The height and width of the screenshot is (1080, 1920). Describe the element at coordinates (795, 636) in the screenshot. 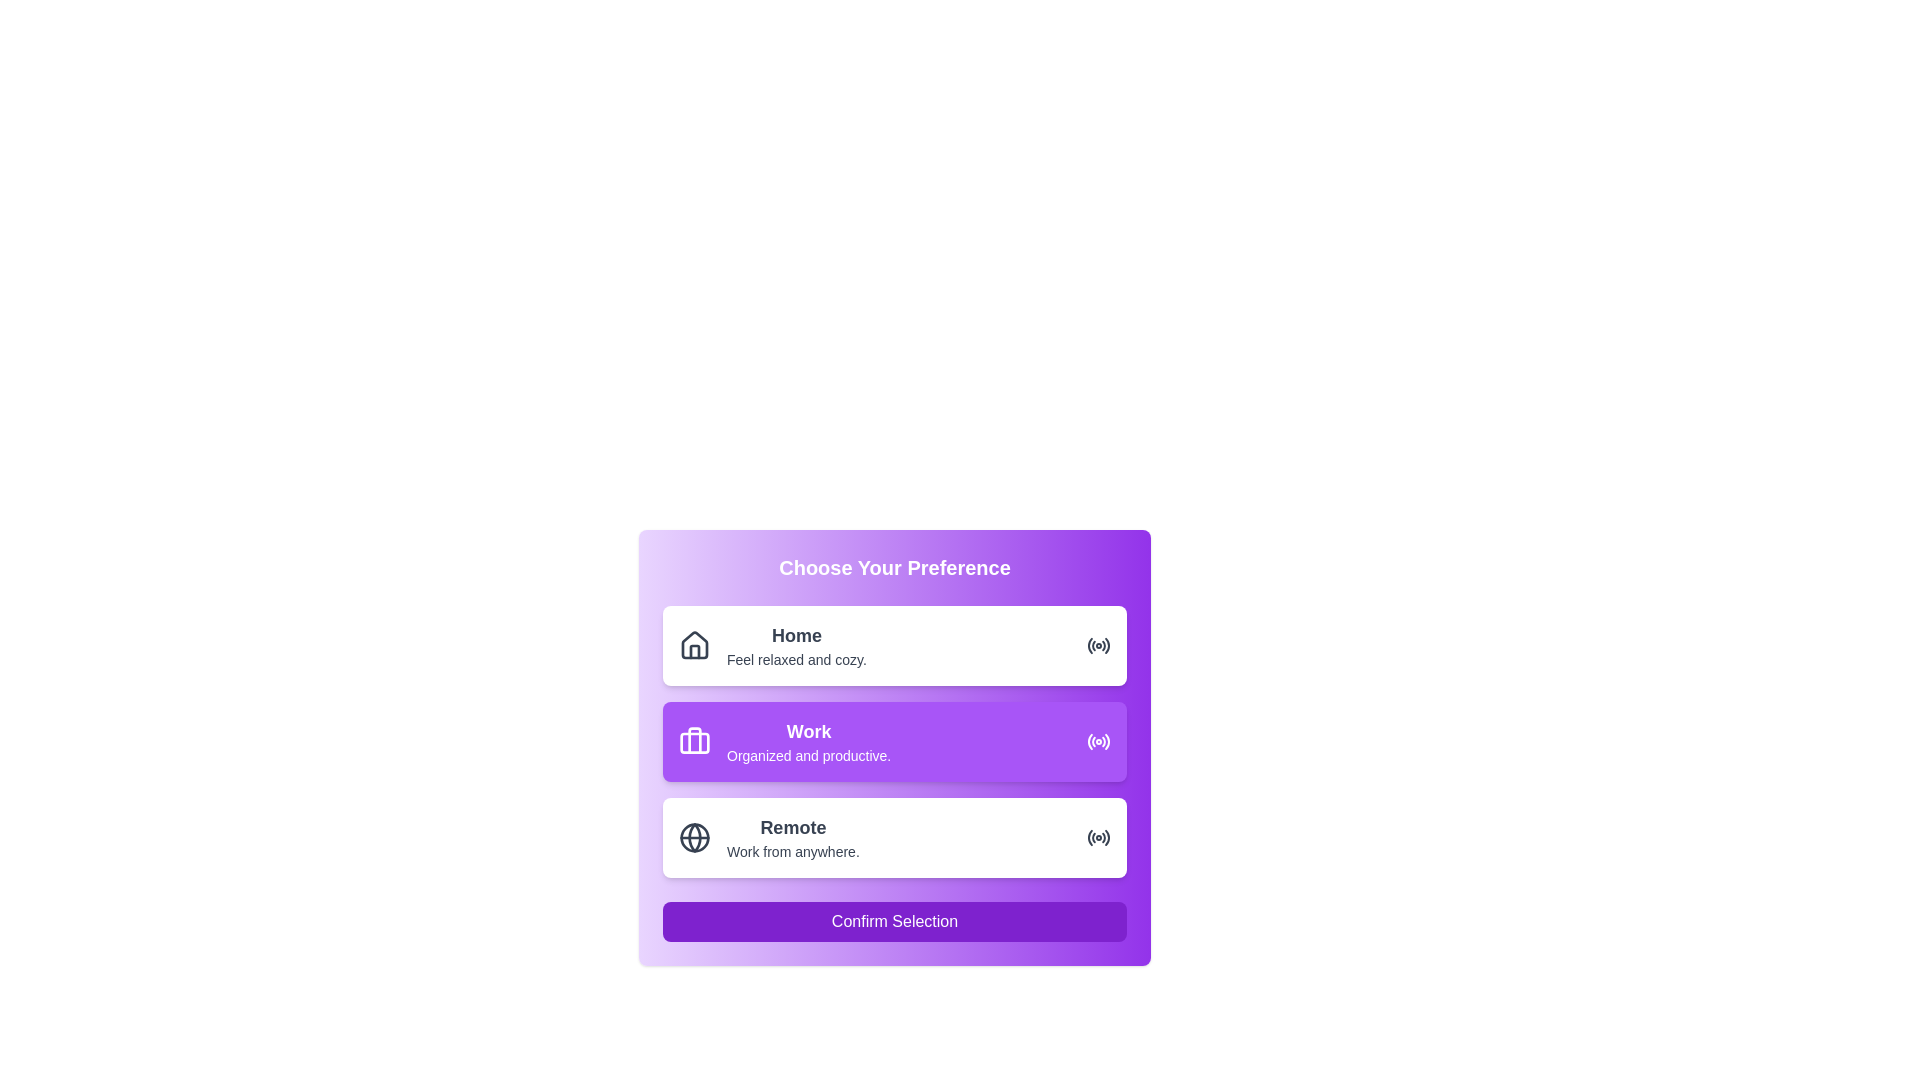

I see `the static text label representing the 'Home' category in the selection menu, which is positioned at the top of the 'Home Feel relaxed and cozy' card` at that location.